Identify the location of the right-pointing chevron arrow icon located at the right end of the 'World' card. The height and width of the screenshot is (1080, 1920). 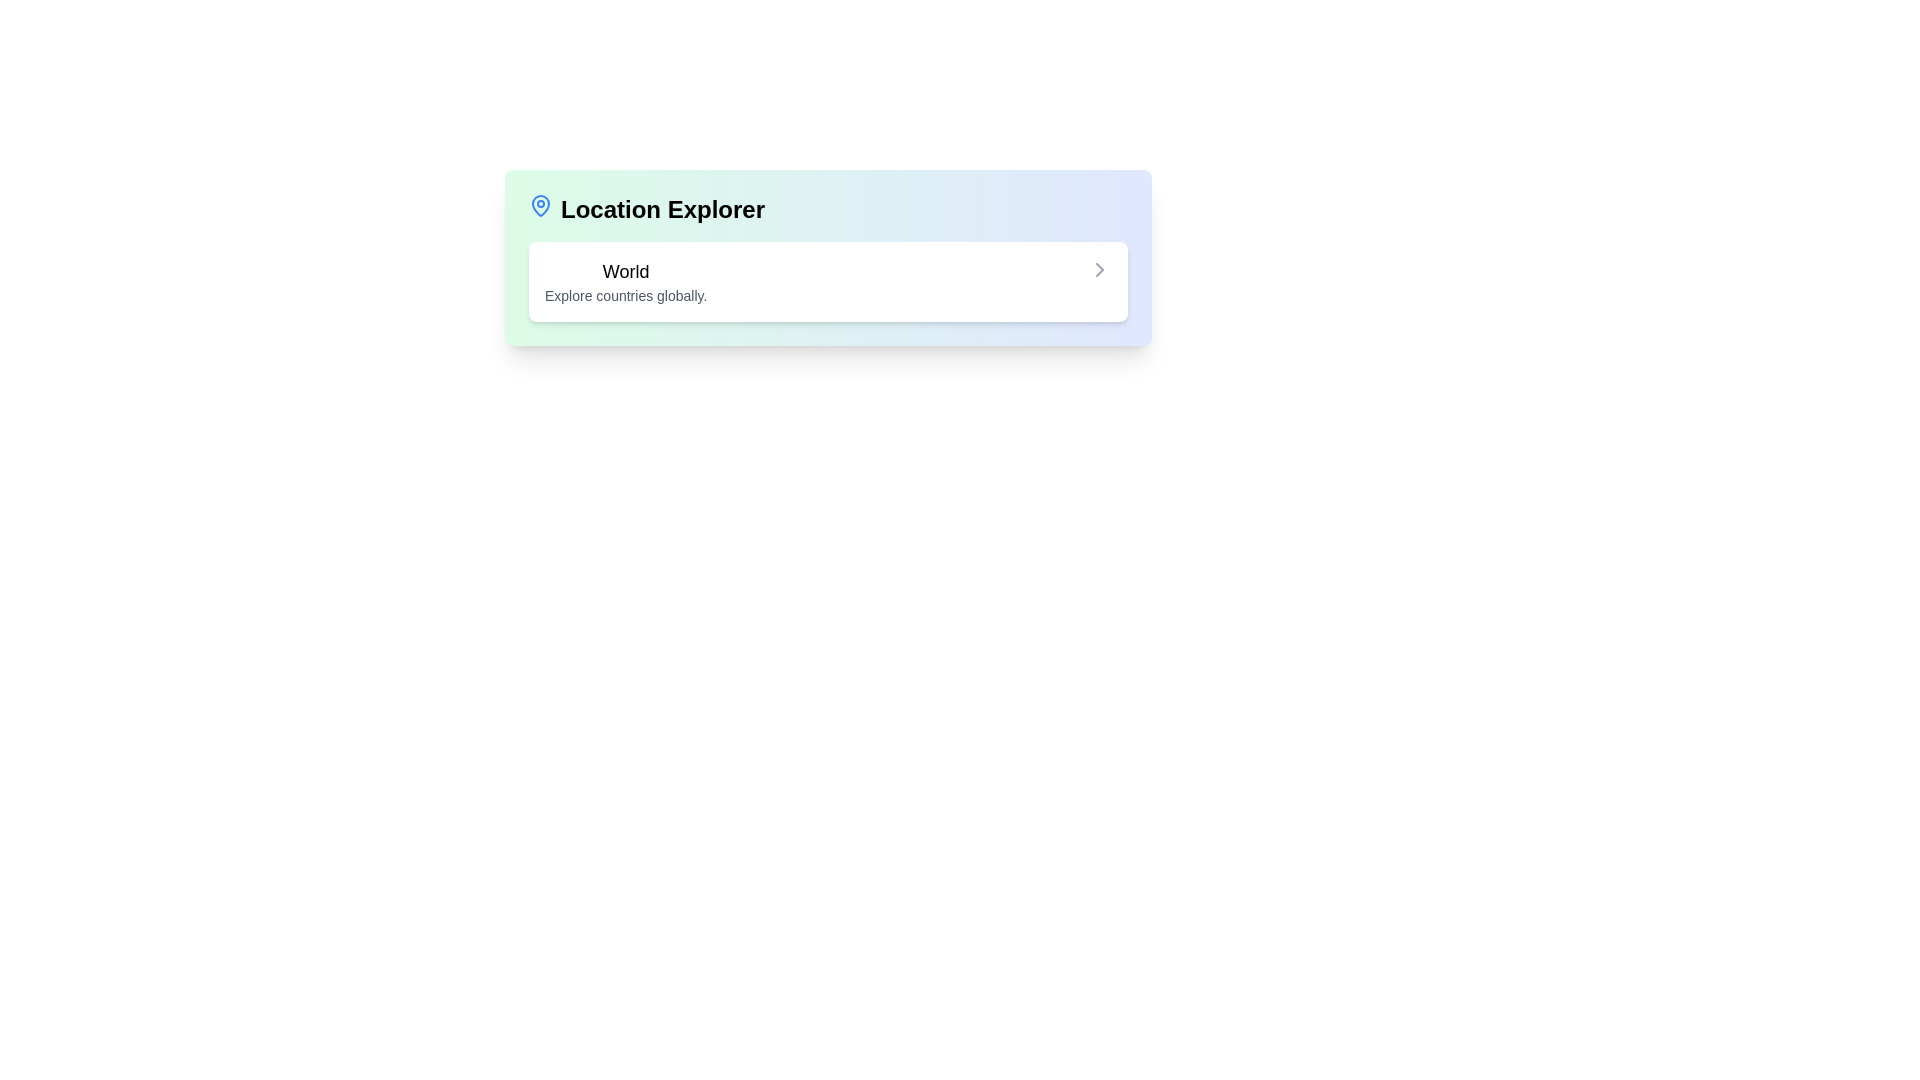
(1098, 270).